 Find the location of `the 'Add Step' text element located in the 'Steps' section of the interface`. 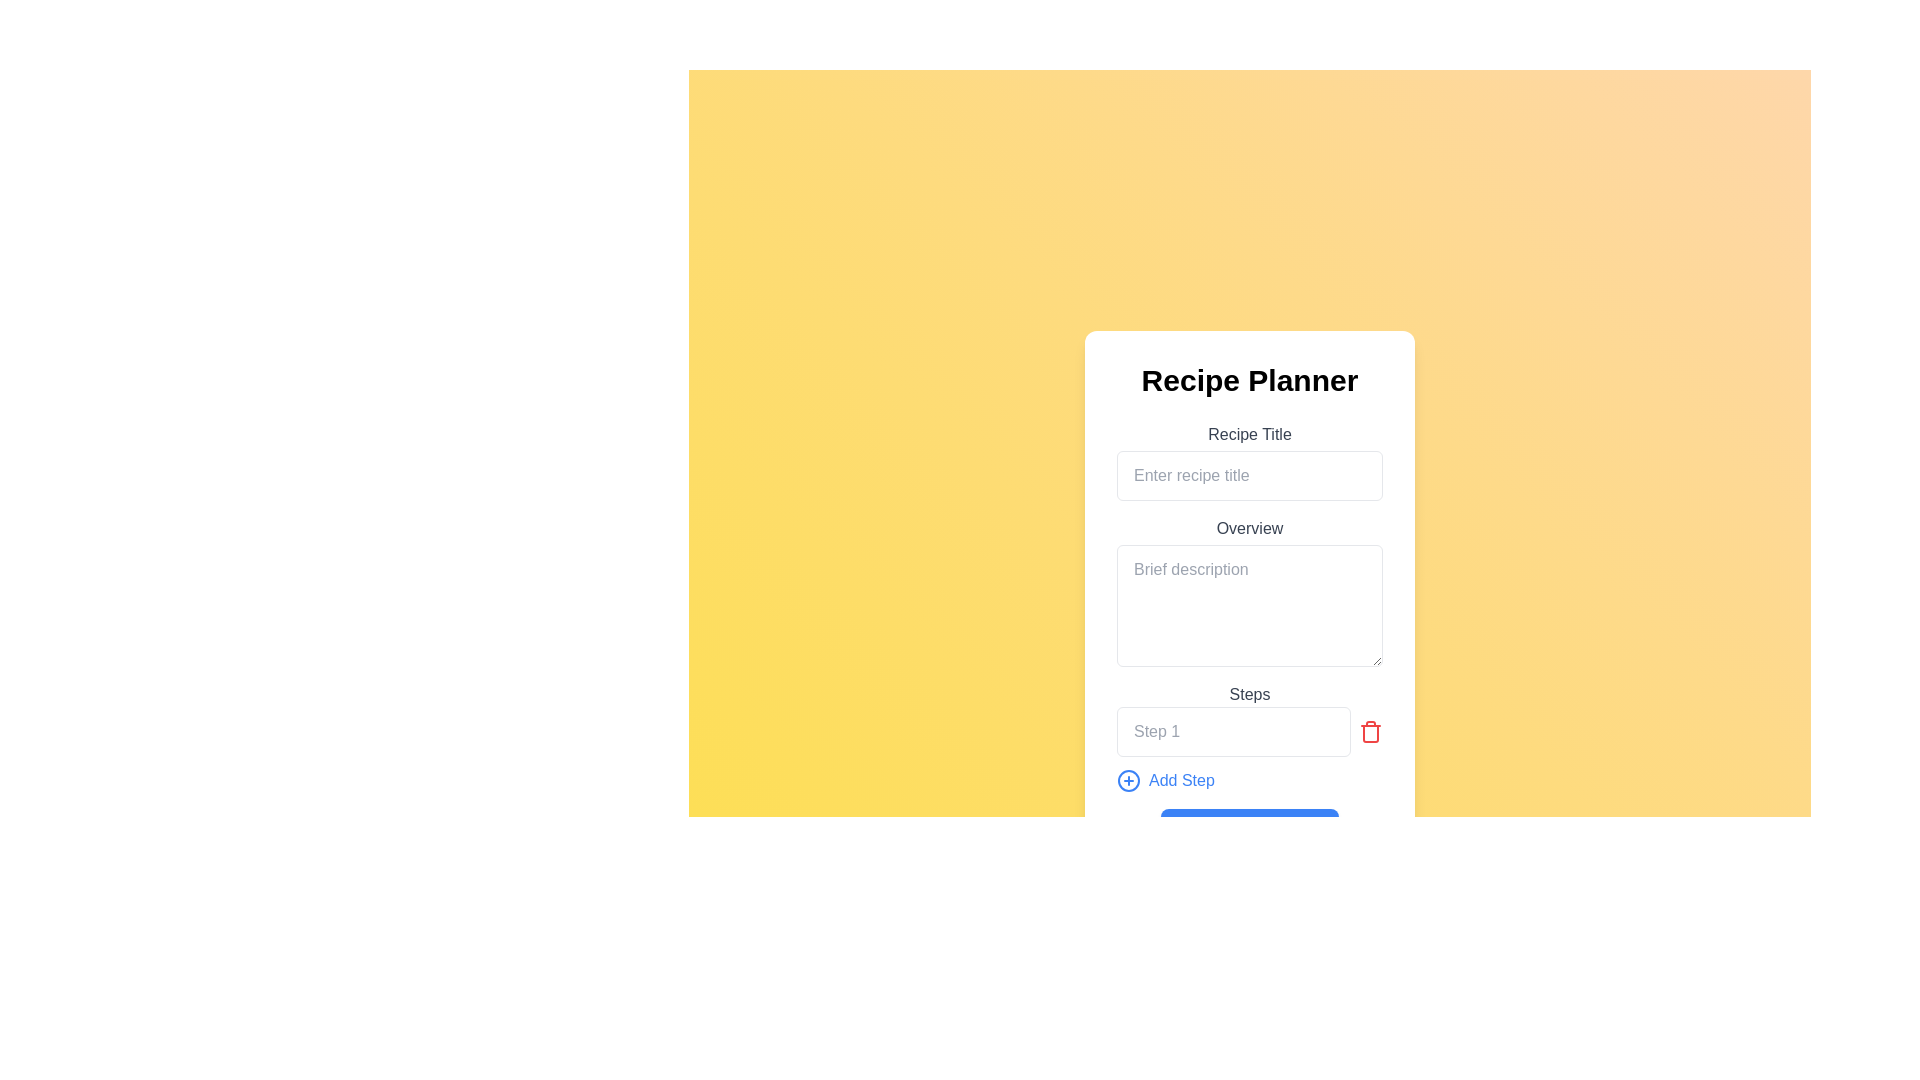

the 'Add Step' text element located in the 'Steps' section of the interface is located at coordinates (1180, 778).